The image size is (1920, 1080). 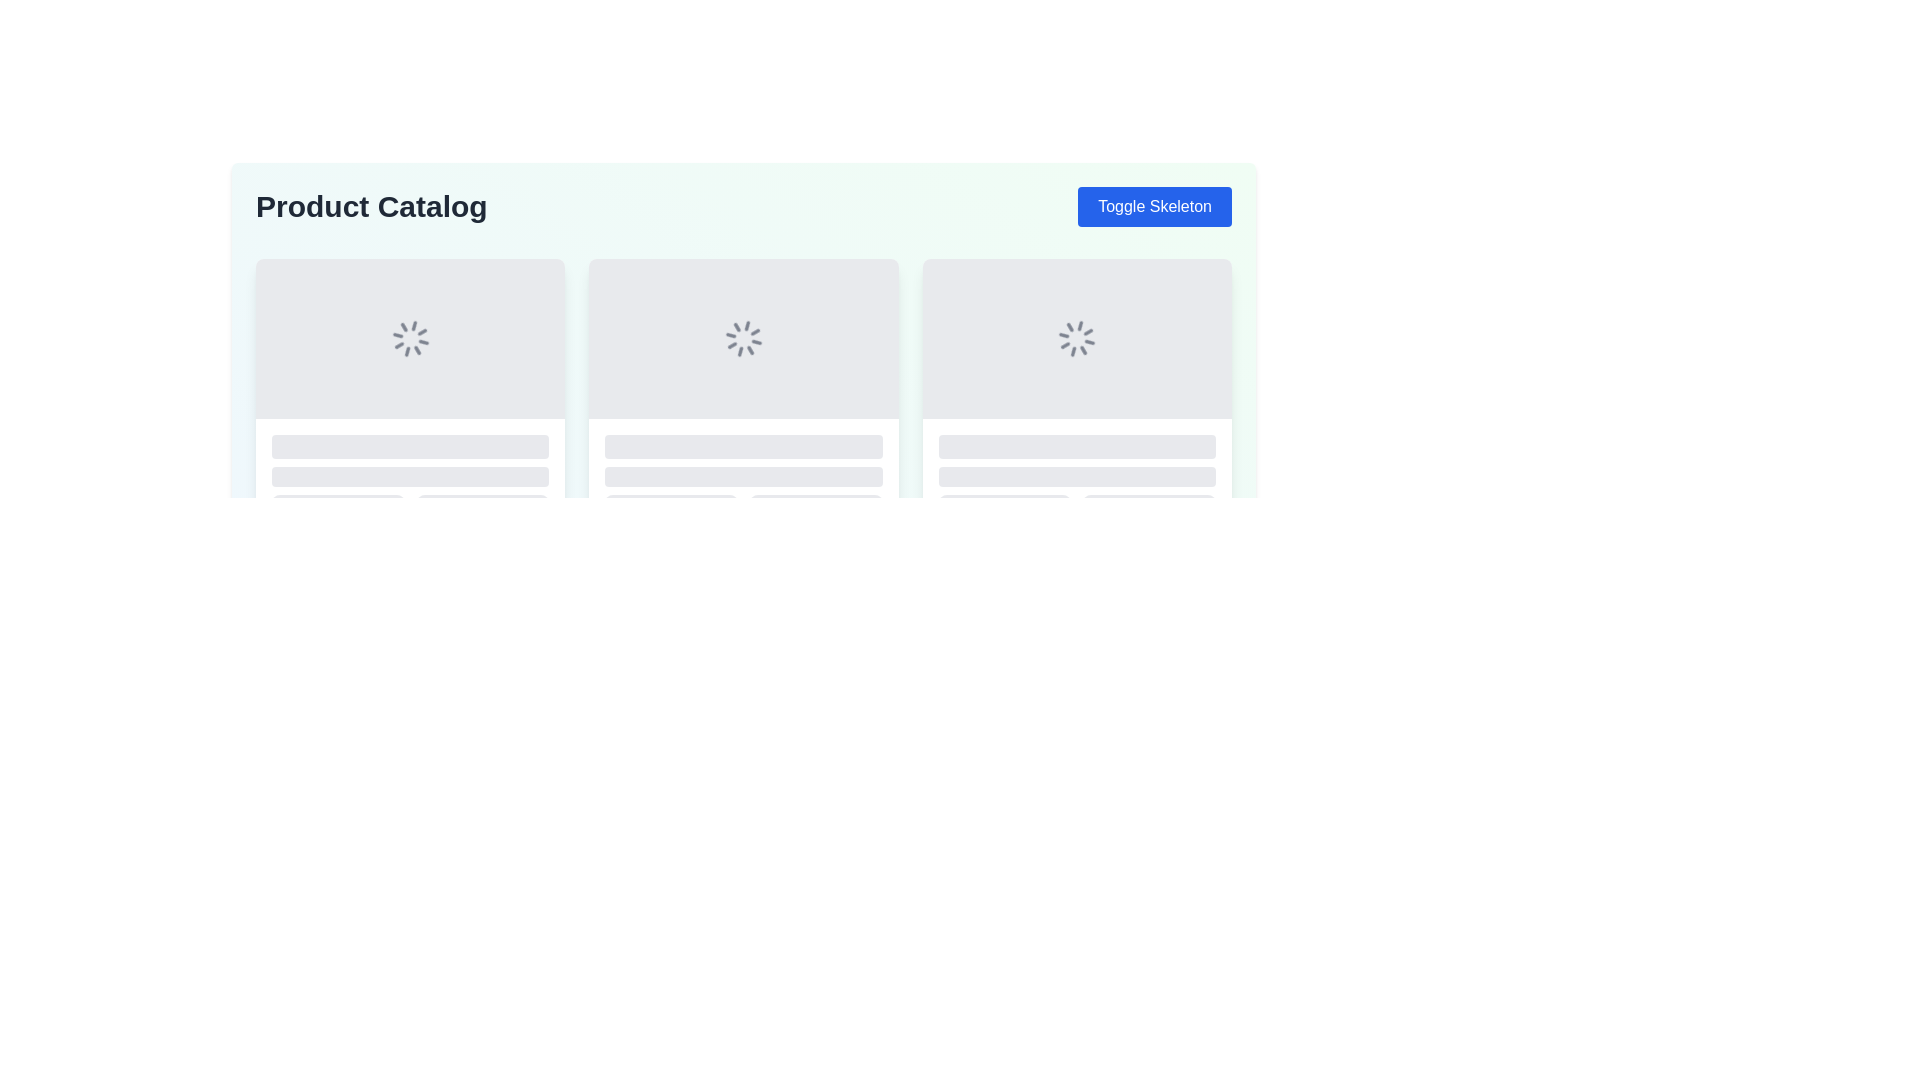 I want to click on the loading placeholder or skeleton UI component located at the bottom half of the middle card in a row of three, which visually indicates loading with animated gray bars, so click(x=743, y=473).